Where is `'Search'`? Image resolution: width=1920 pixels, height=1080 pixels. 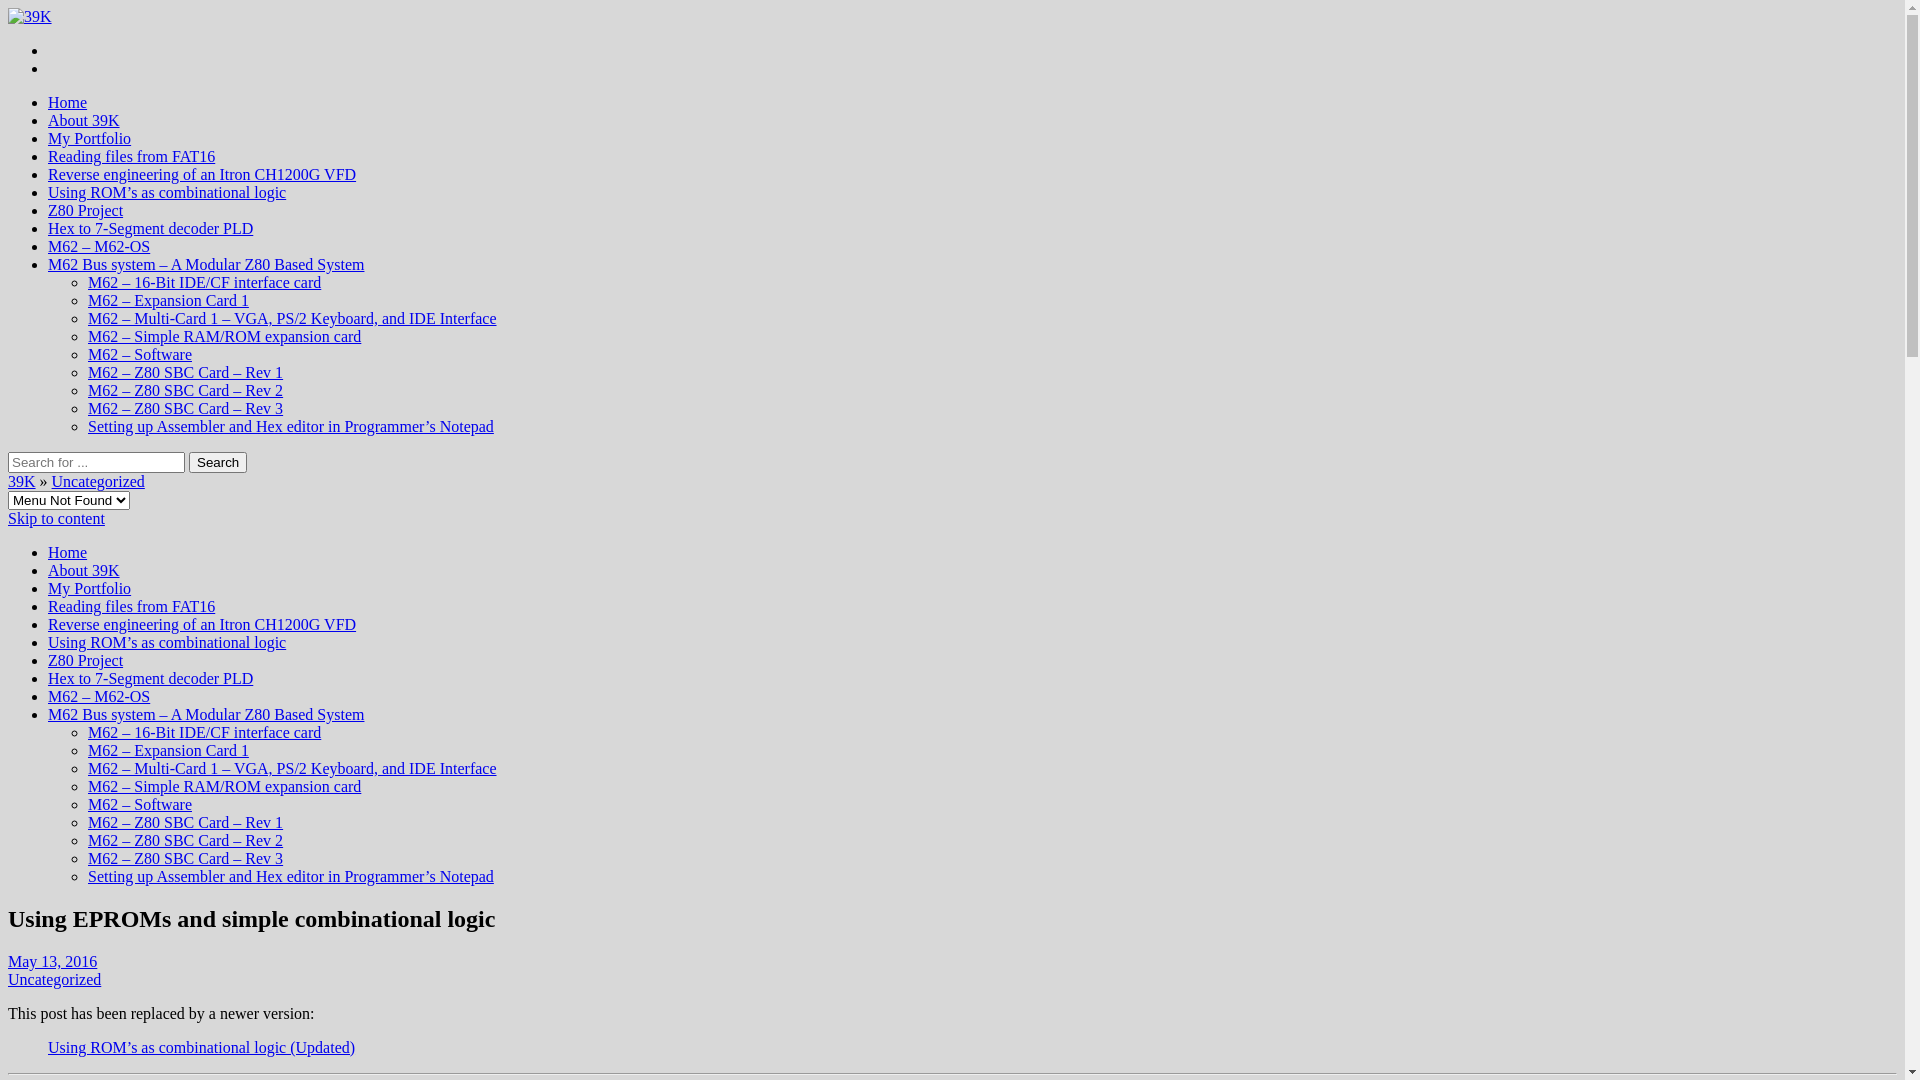 'Search' is located at coordinates (217, 462).